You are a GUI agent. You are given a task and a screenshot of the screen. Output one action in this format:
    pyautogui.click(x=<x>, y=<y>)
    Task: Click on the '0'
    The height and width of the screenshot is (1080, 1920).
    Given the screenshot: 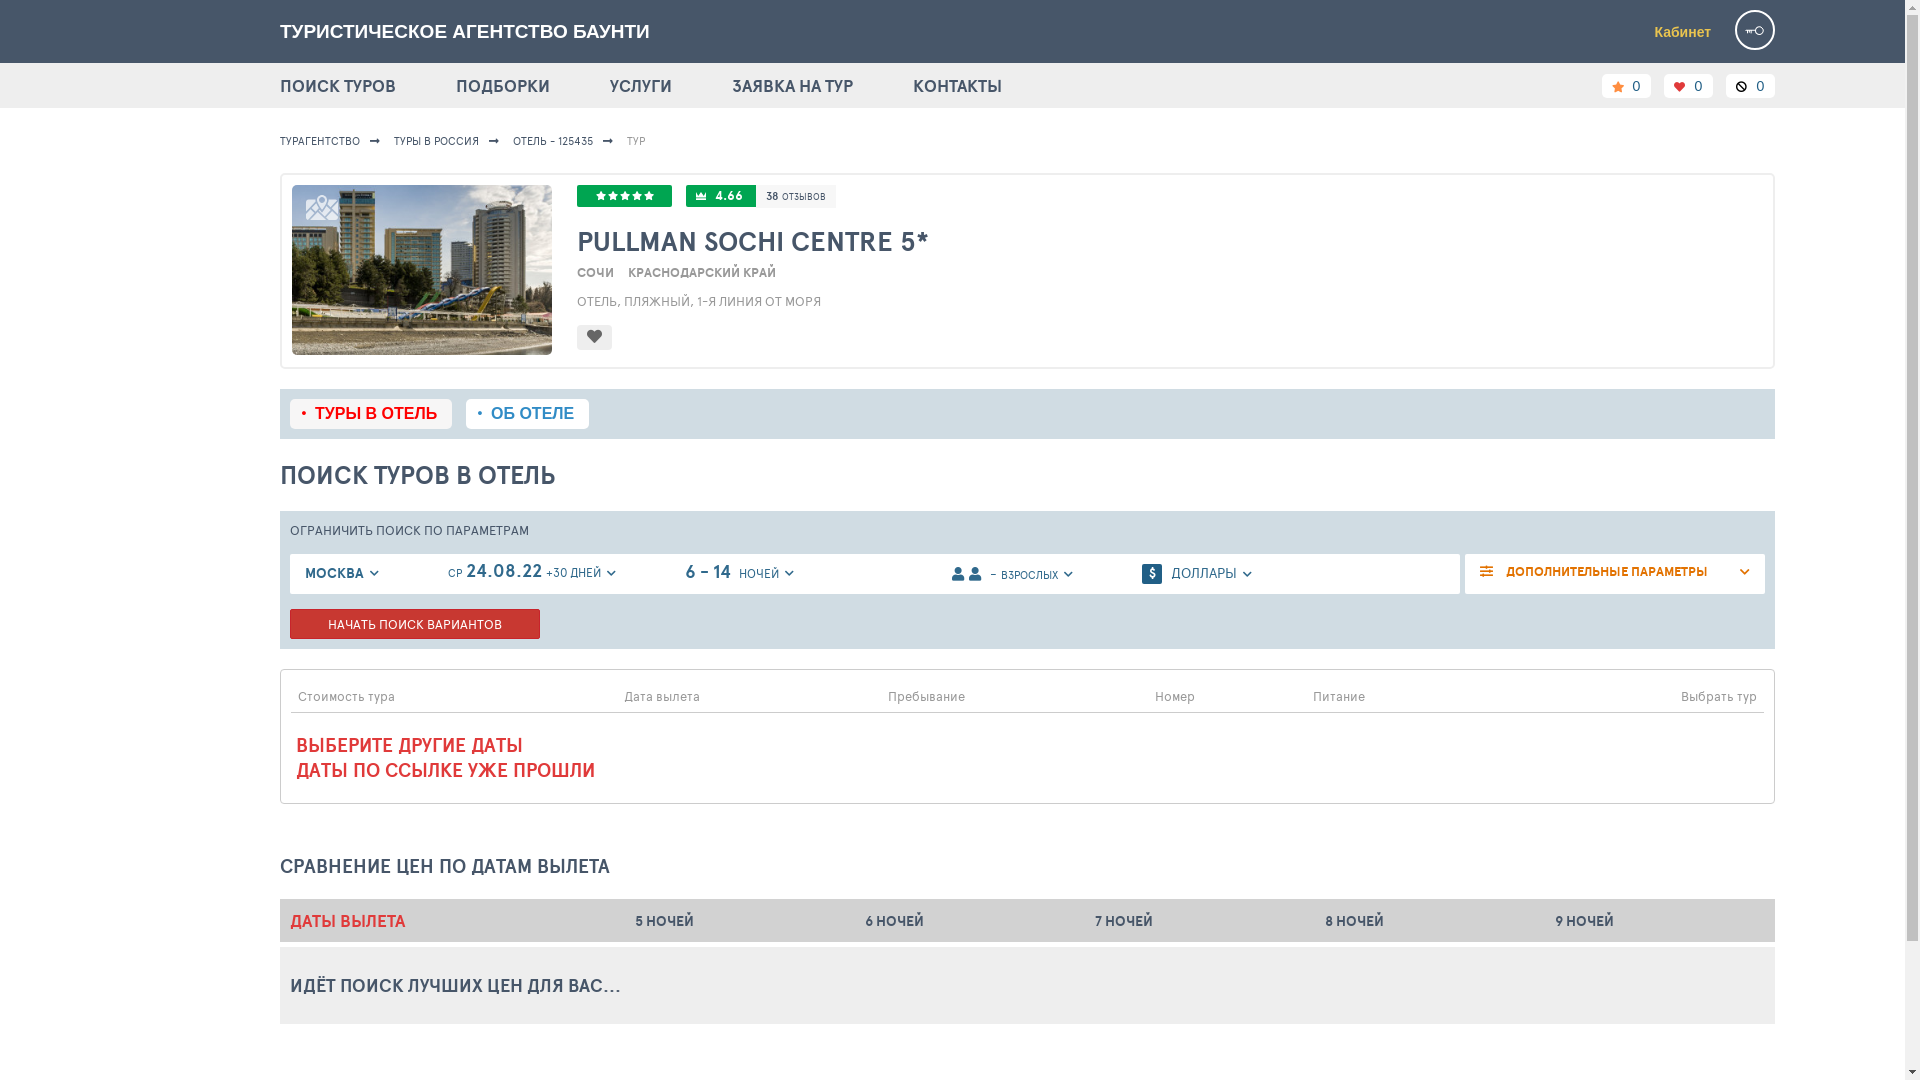 What is the action you would take?
    pyautogui.click(x=1749, y=84)
    